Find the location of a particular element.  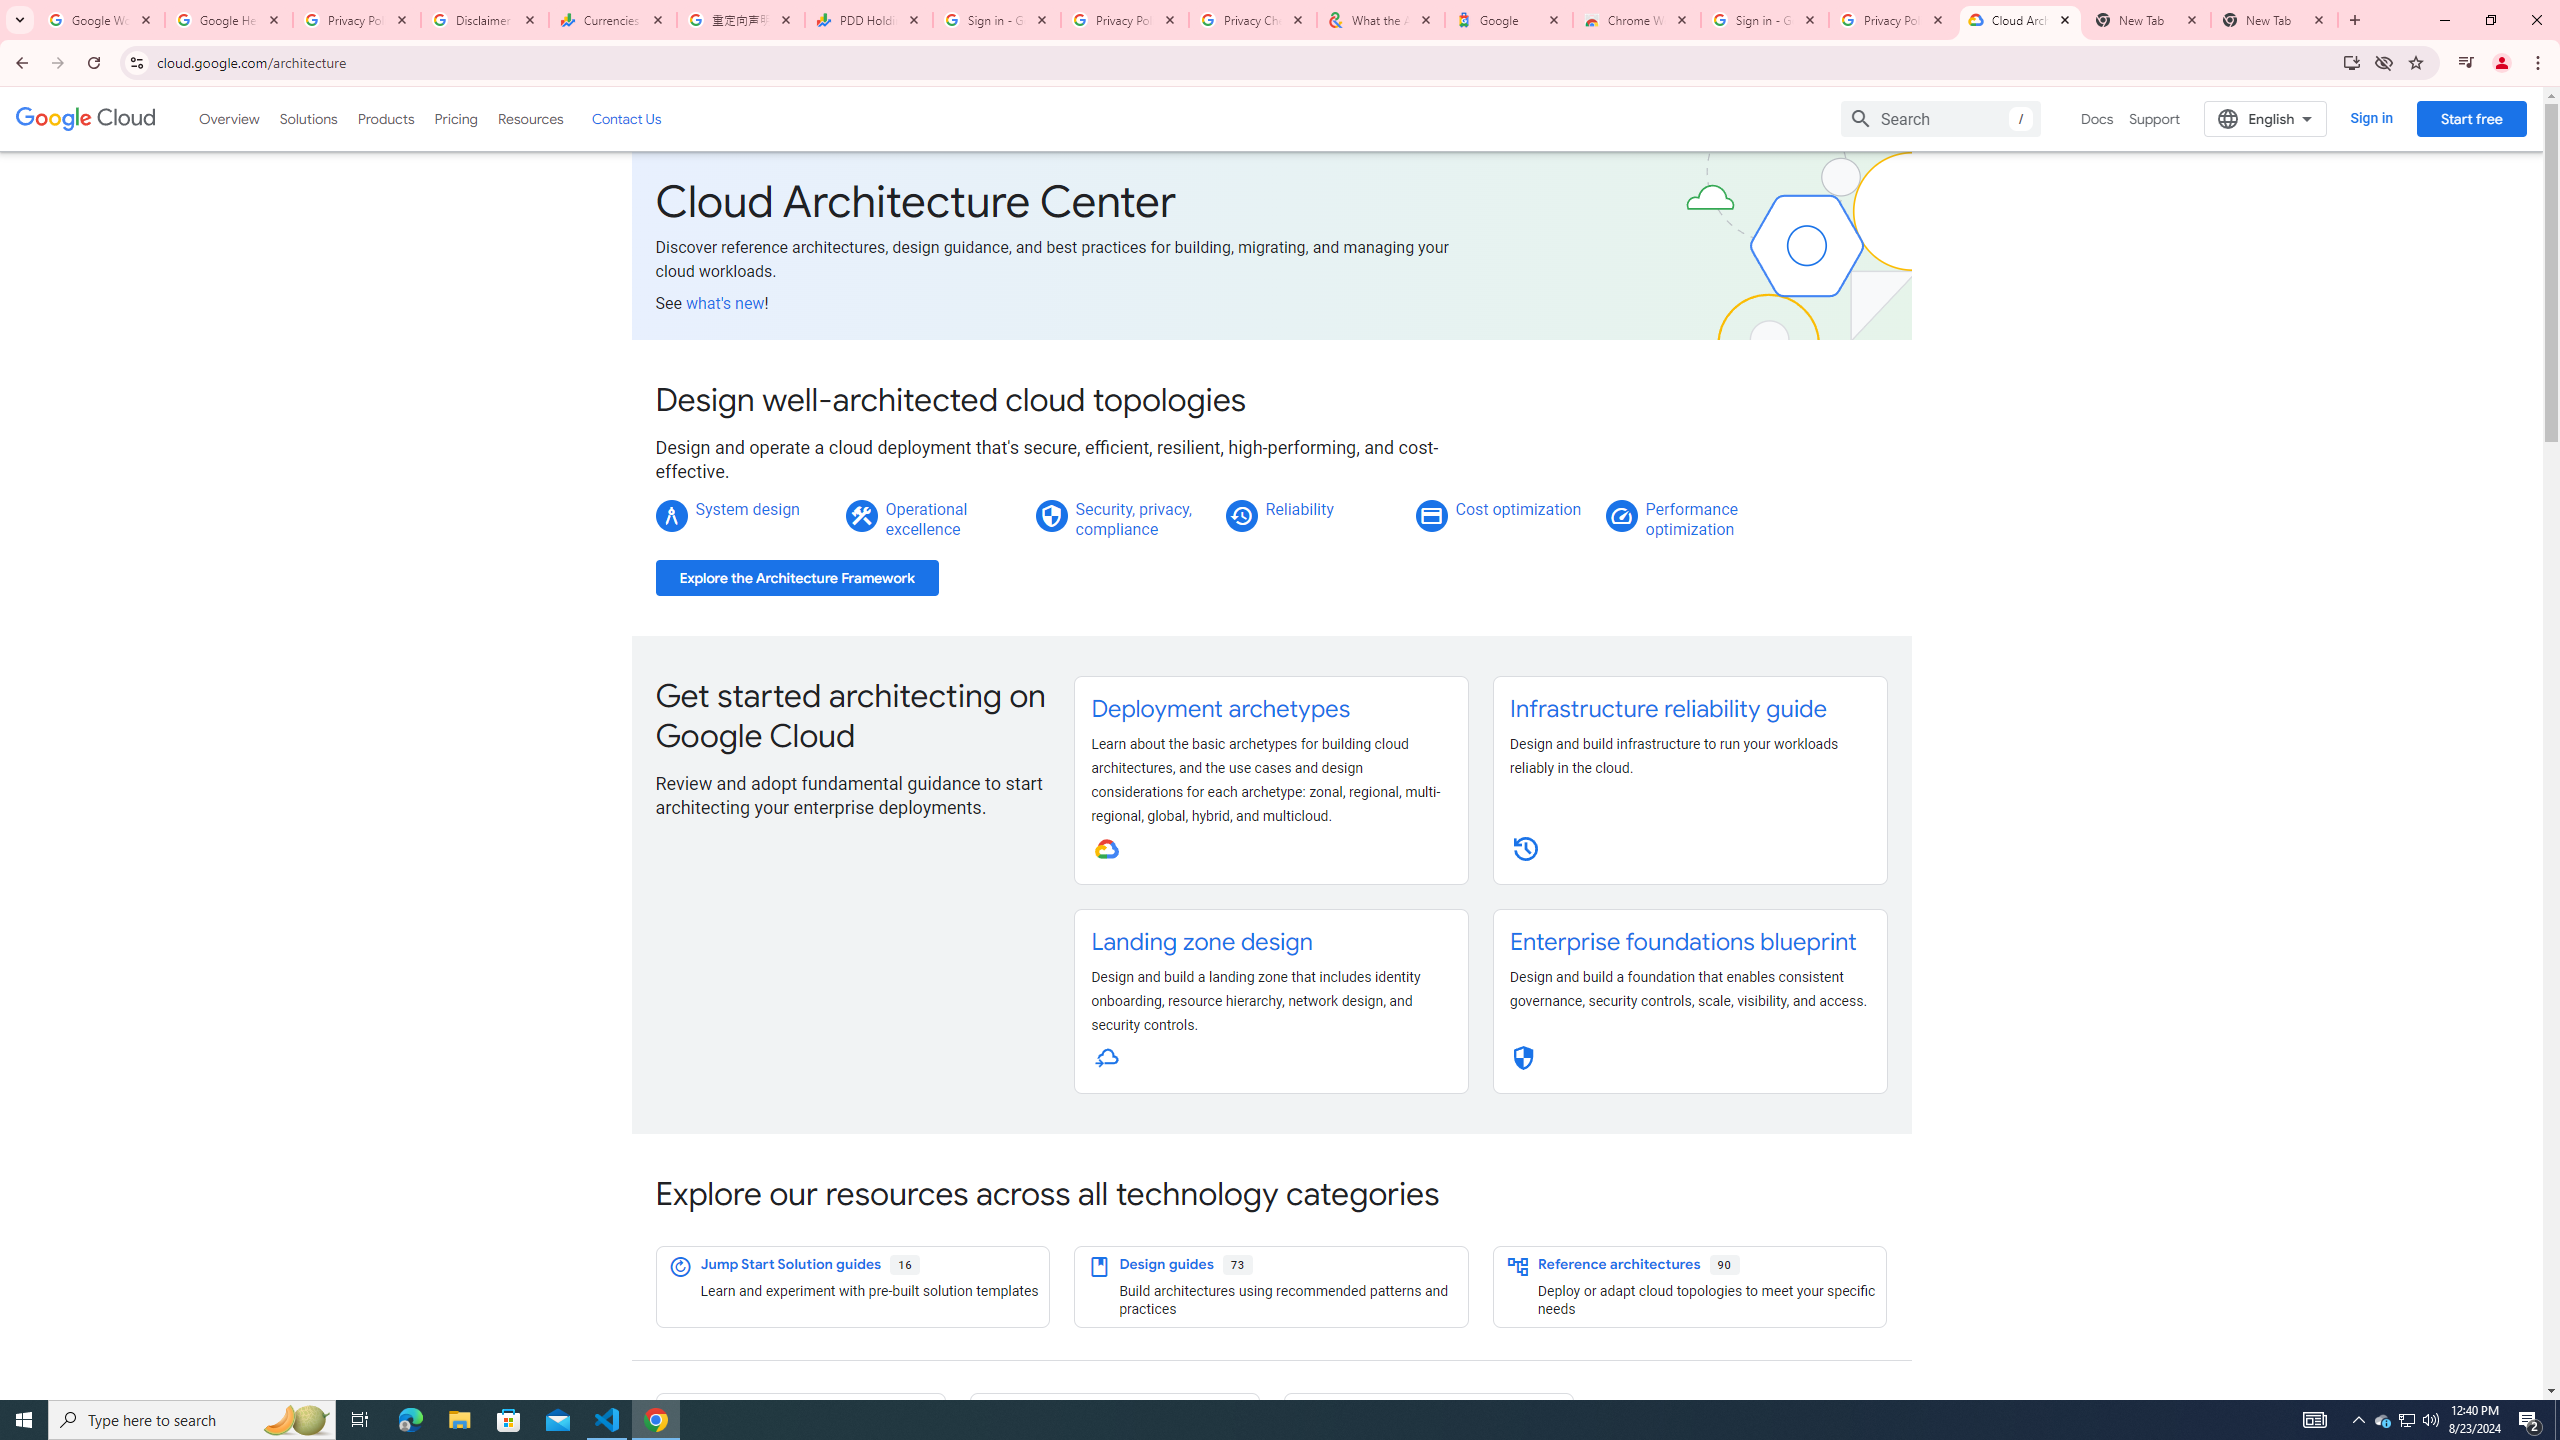

'PDD Holdings Inc - ADR (PDD) Price & News - Google Finance' is located at coordinates (868, 19).